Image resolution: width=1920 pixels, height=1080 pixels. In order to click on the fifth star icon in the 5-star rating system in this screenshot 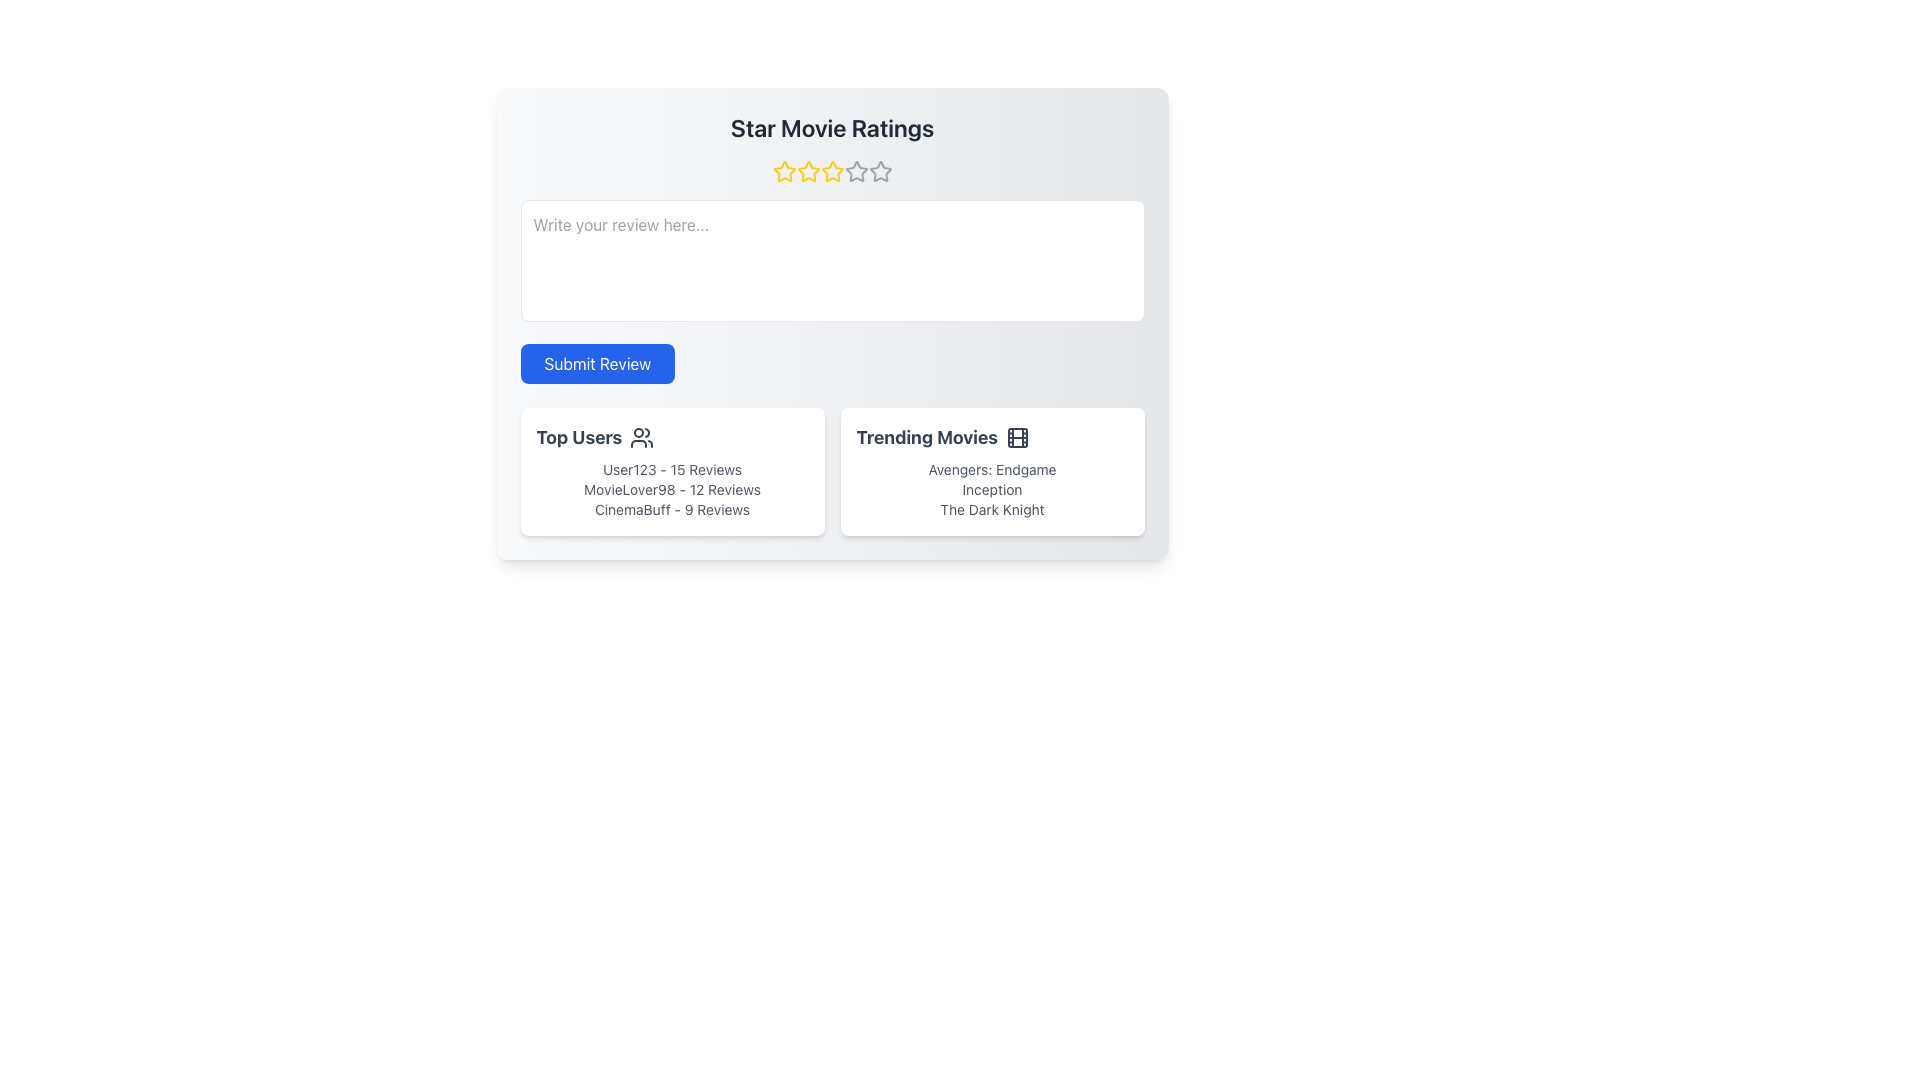, I will do `click(880, 170)`.